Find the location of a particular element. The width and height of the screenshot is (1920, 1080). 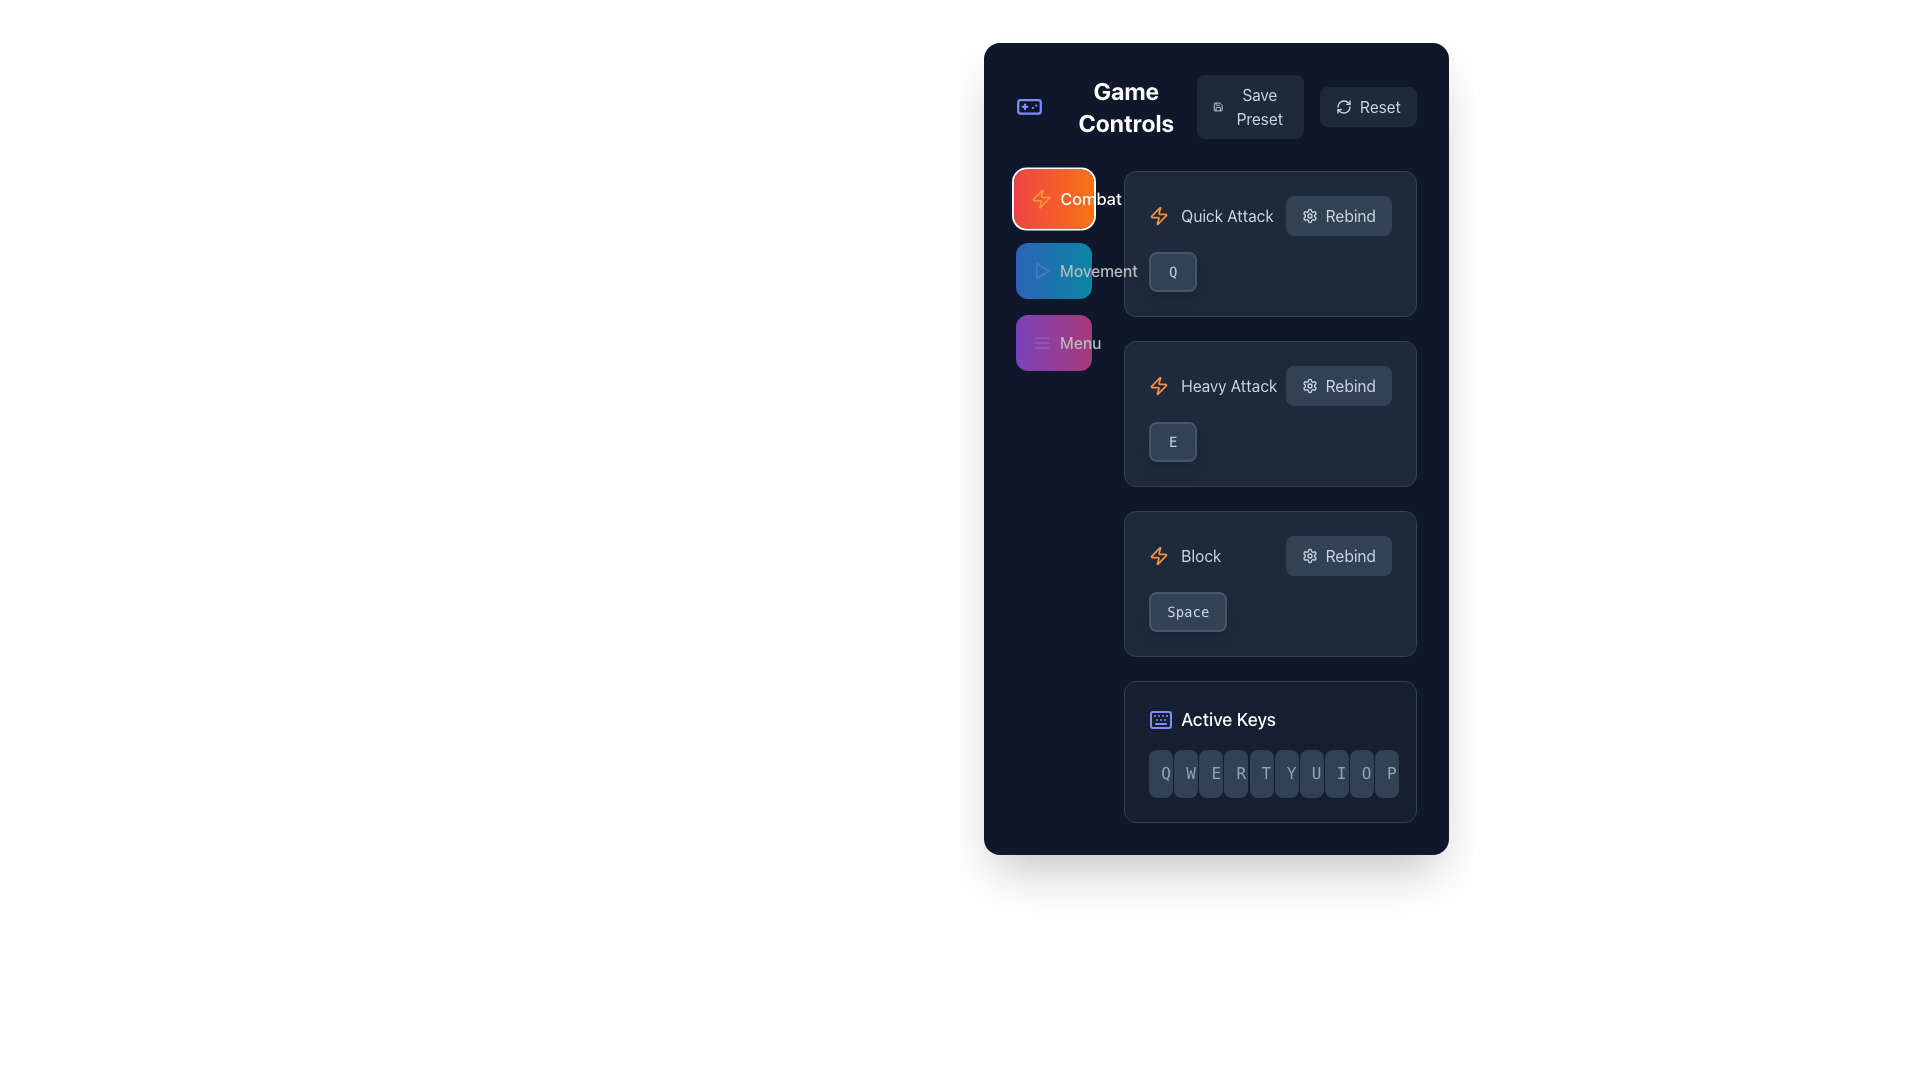

the second static text button representing the 'W' key in the 'Active Keys' section of the virtual keyboard is located at coordinates (1186, 773).